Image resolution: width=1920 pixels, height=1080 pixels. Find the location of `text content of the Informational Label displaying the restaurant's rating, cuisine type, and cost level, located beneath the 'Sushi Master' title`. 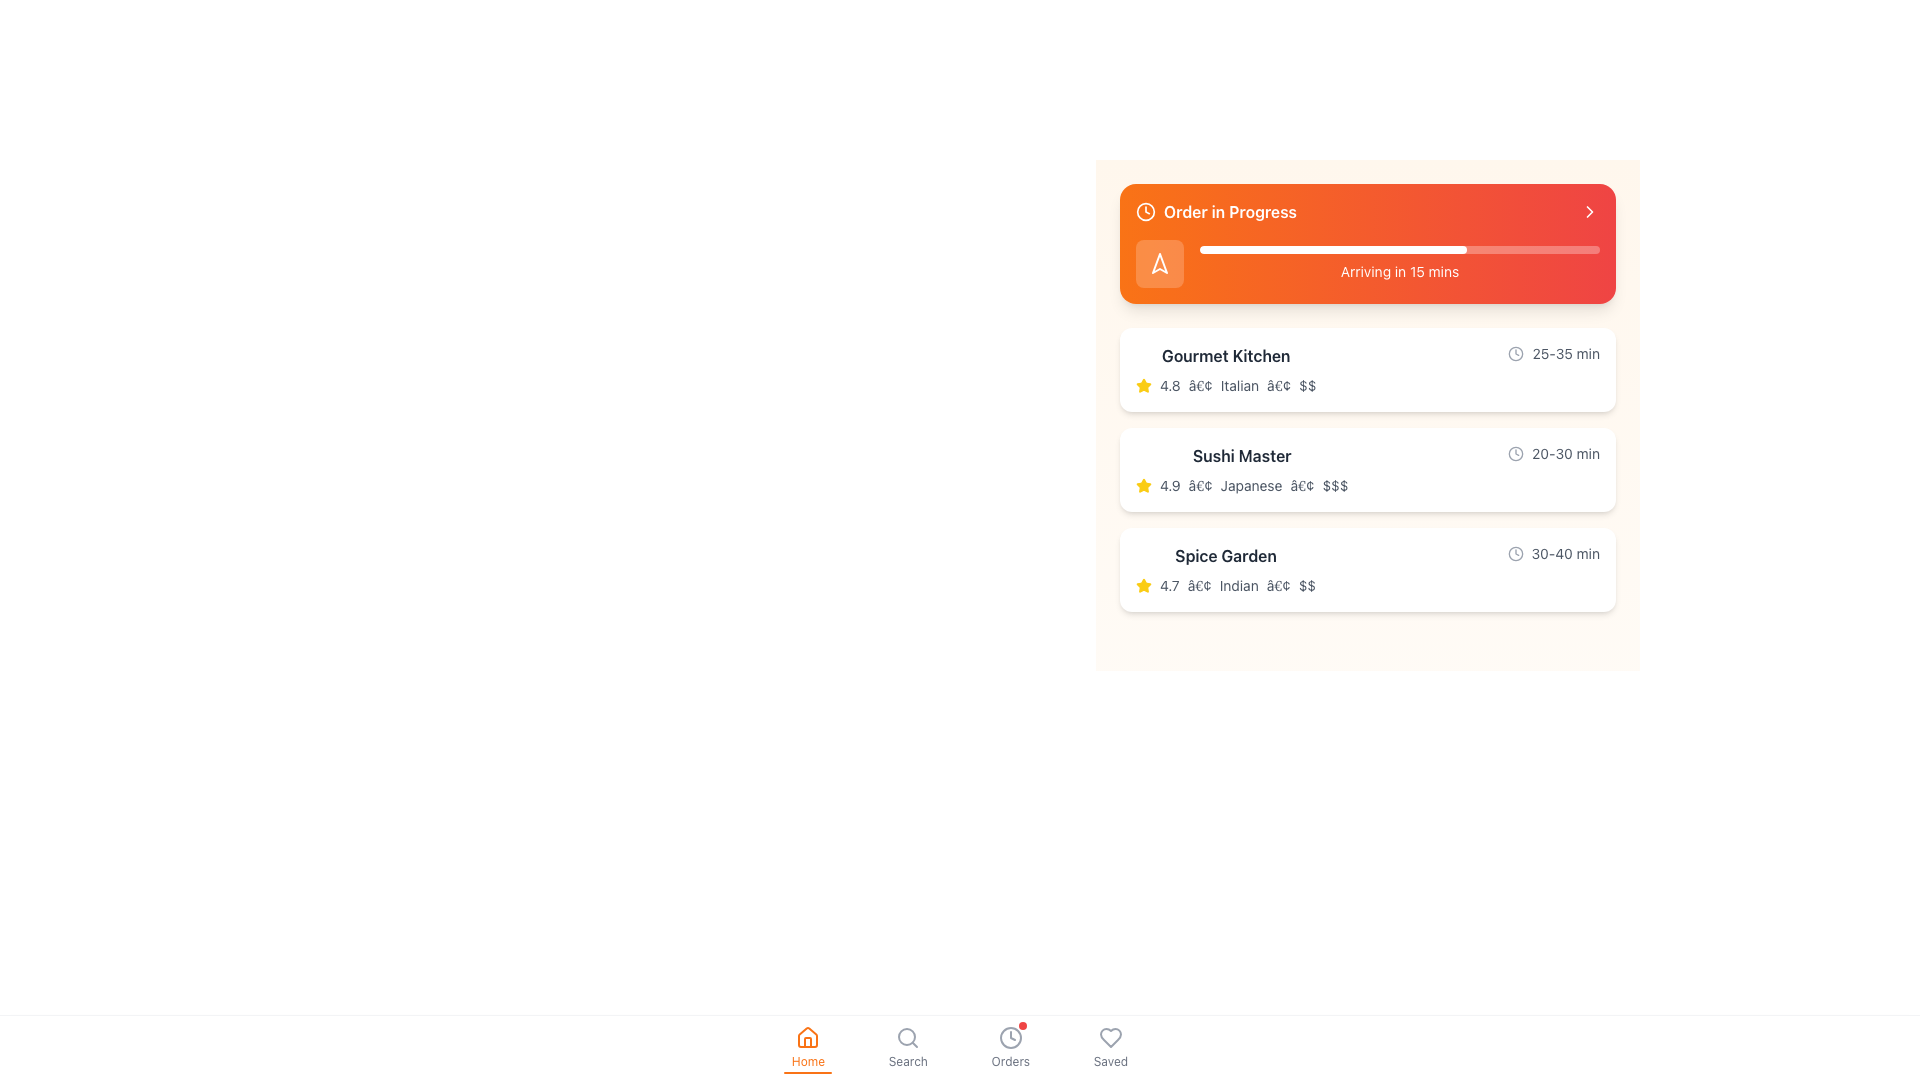

text content of the Informational Label displaying the restaurant's rating, cuisine type, and cost level, located beneath the 'Sushi Master' title is located at coordinates (1241, 486).